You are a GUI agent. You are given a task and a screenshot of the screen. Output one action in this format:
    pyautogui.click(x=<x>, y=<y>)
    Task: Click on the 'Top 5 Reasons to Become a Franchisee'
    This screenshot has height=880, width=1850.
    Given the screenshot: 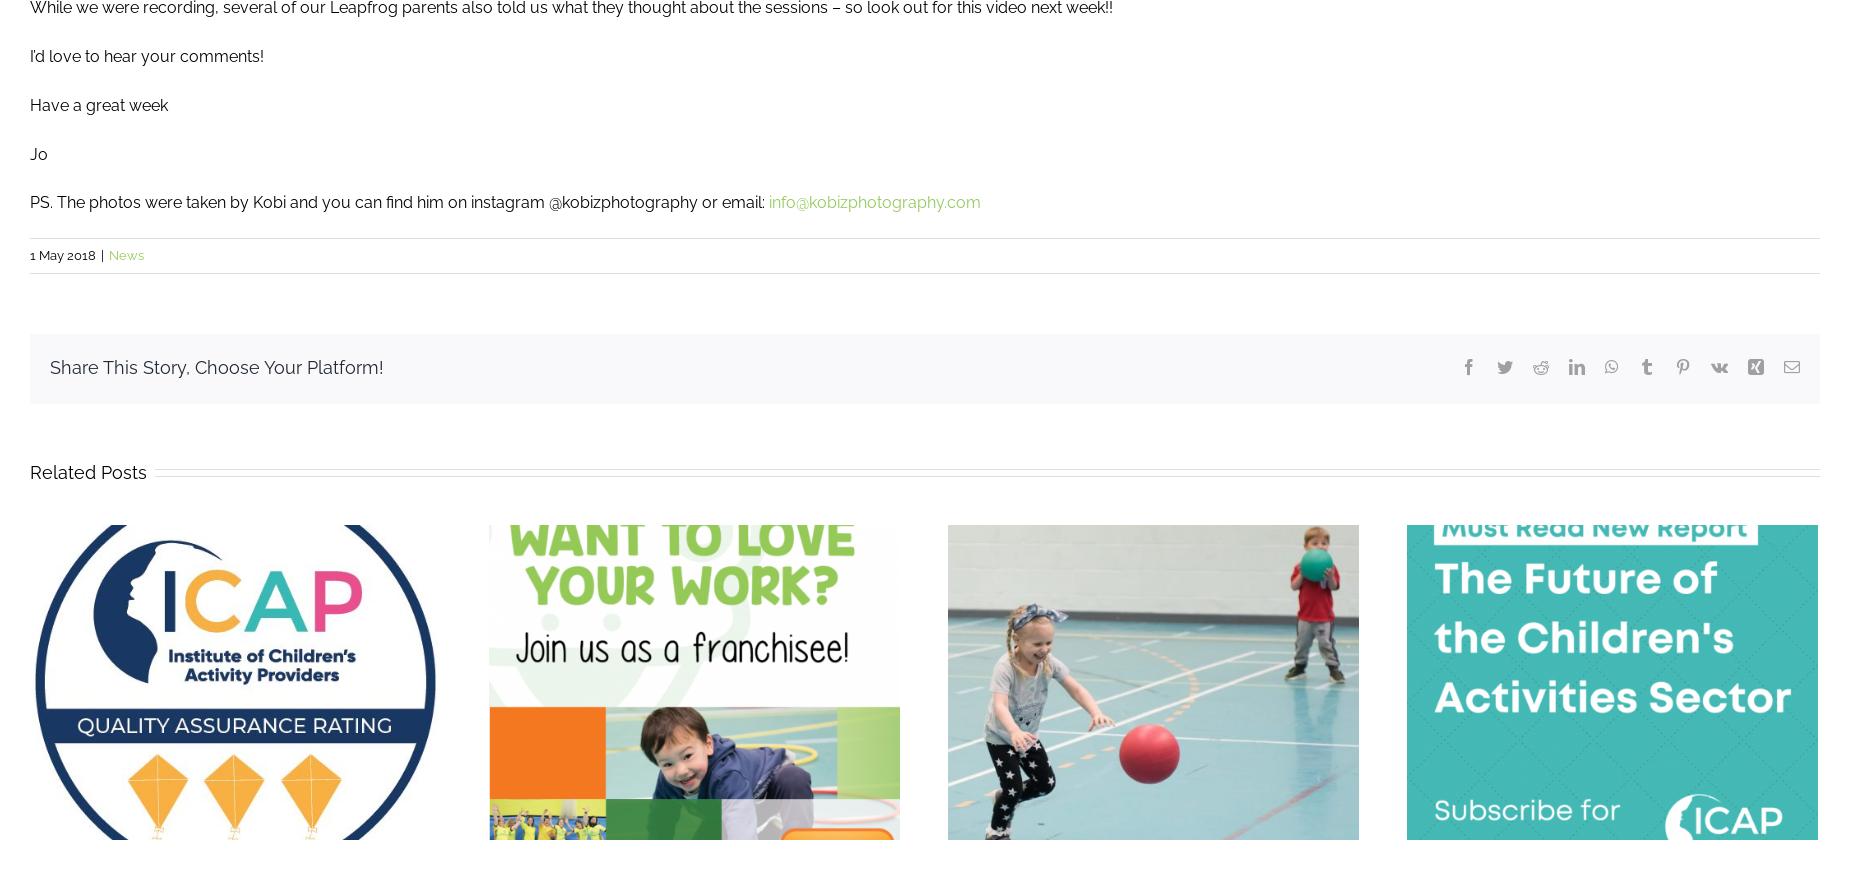 What is the action you would take?
    pyautogui.click(x=282, y=702)
    